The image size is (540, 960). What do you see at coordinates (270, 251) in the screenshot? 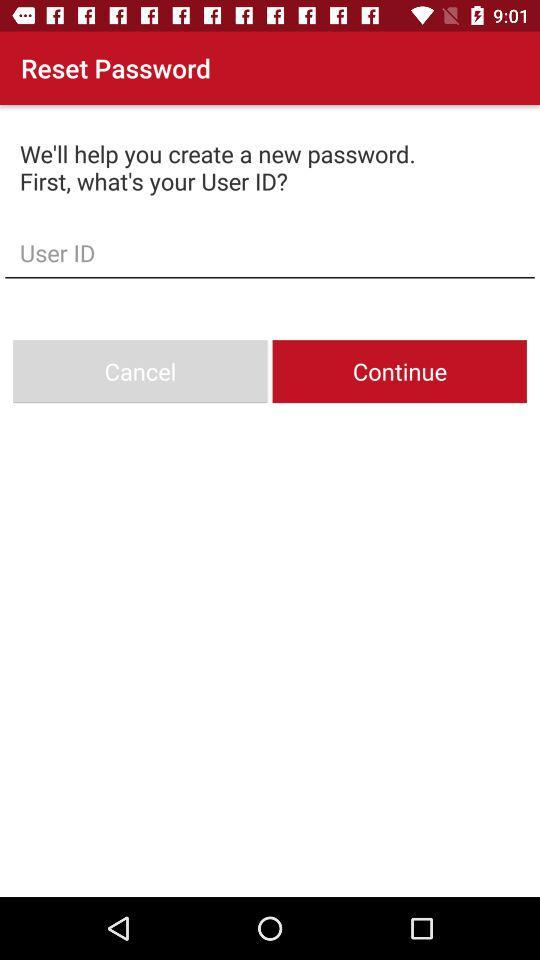
I see `the user id box` at bounding box center [270, 251].